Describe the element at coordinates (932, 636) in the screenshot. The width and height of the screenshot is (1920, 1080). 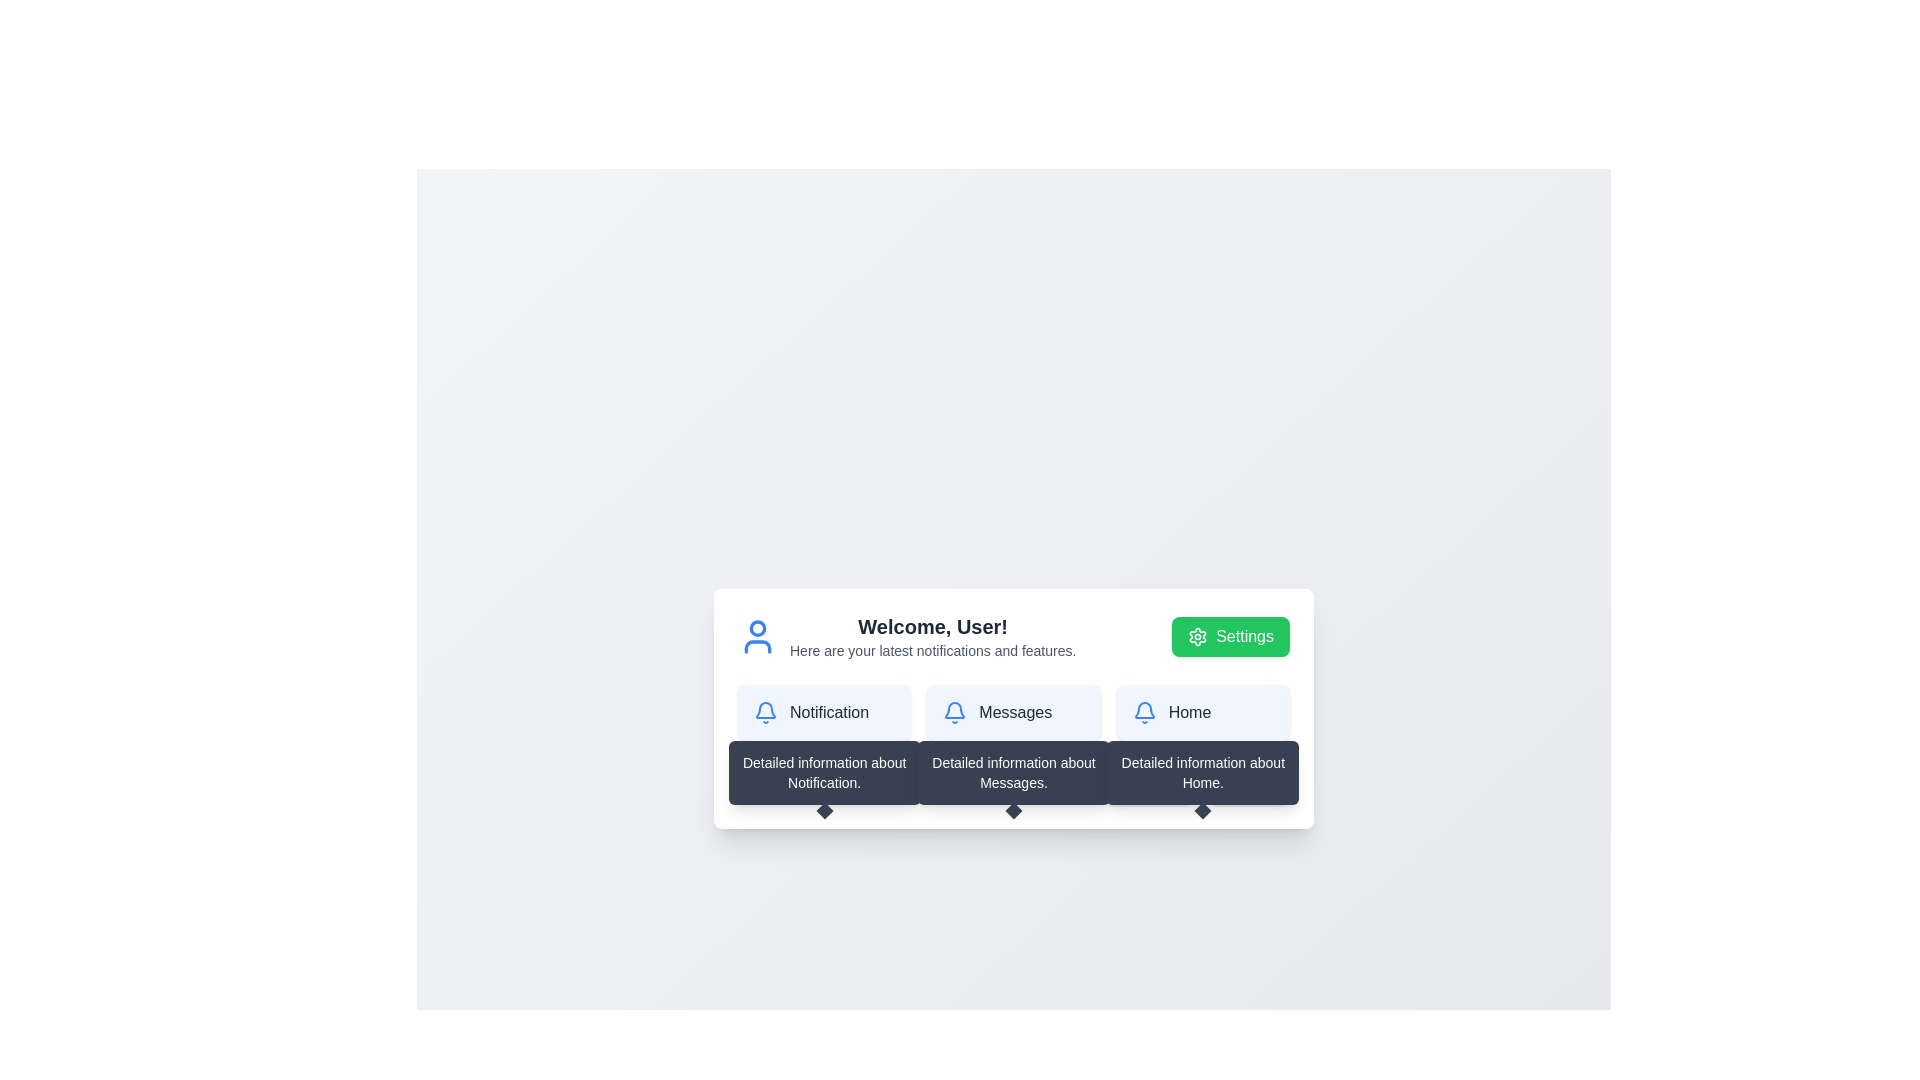
I see `text content of the greeting message block which includes 'Welcome, User!' and 'Here are your latest notifications and features.' This text block is prominently displayed at the center-top of the interface, between a person icon and a green 'Settings' button` at that location.